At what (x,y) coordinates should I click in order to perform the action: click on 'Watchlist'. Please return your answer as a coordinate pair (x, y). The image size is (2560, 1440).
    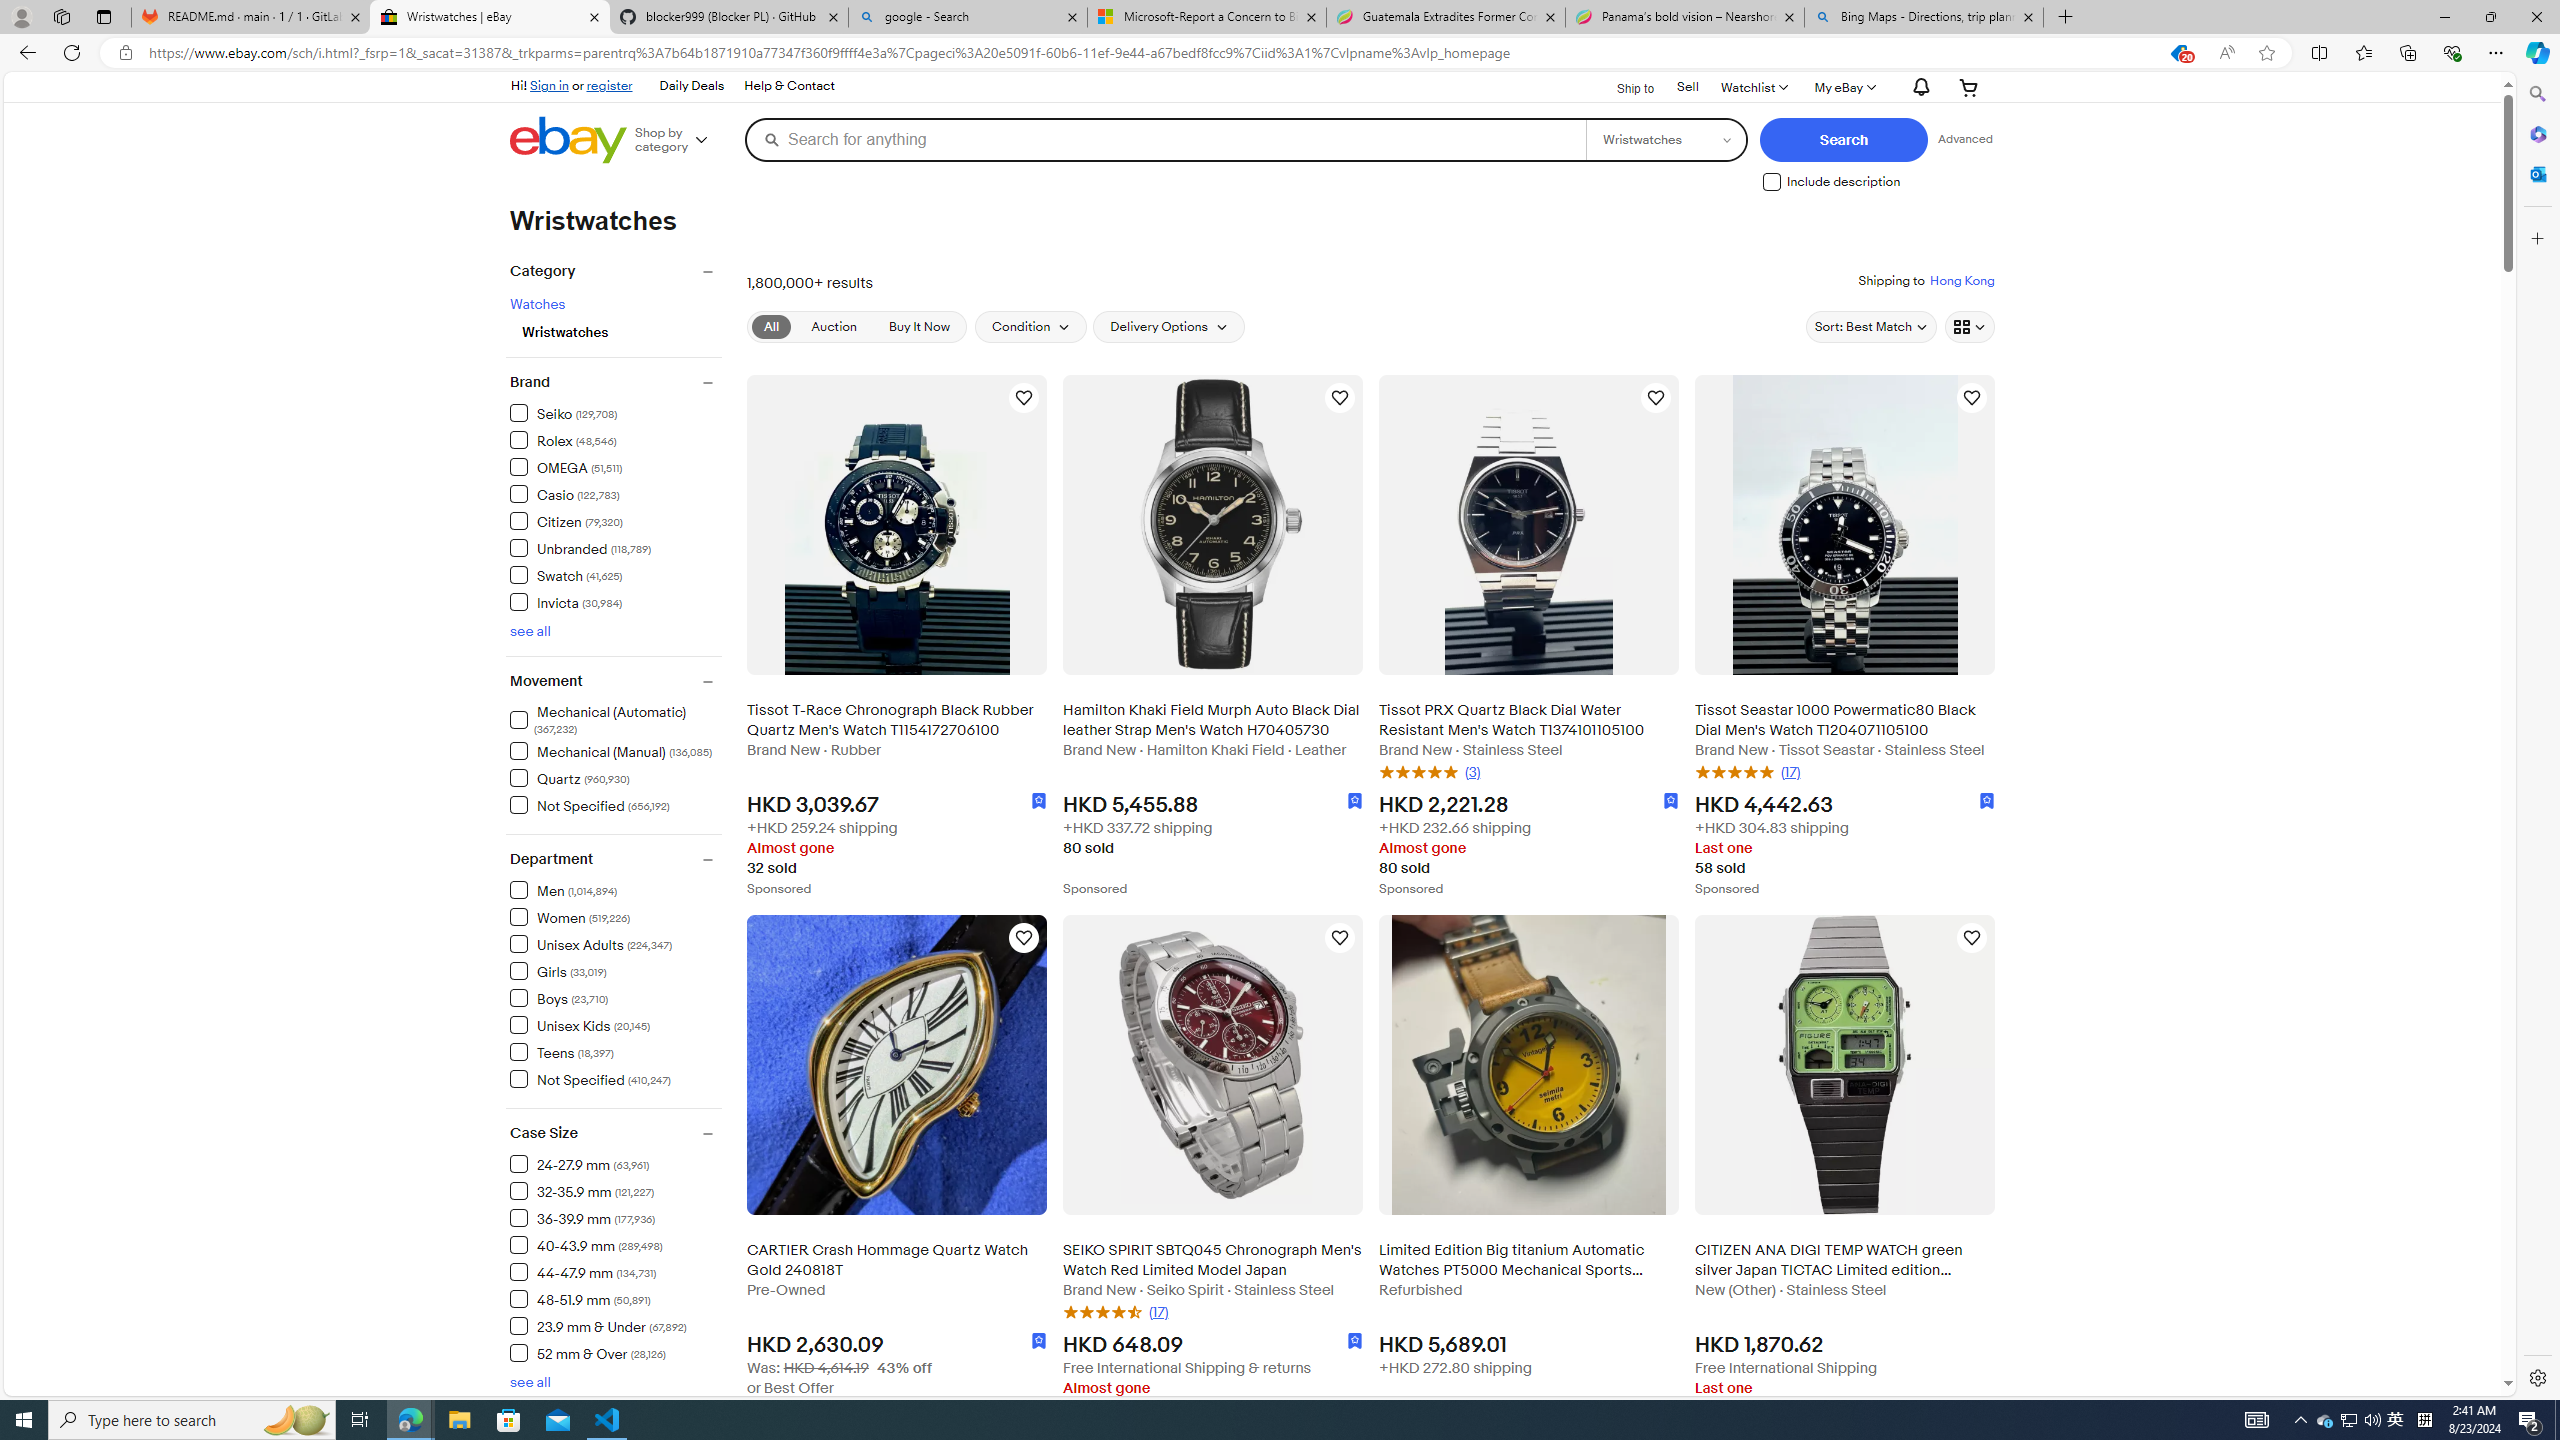
    Looking at the image, I should click on (1752, 87).